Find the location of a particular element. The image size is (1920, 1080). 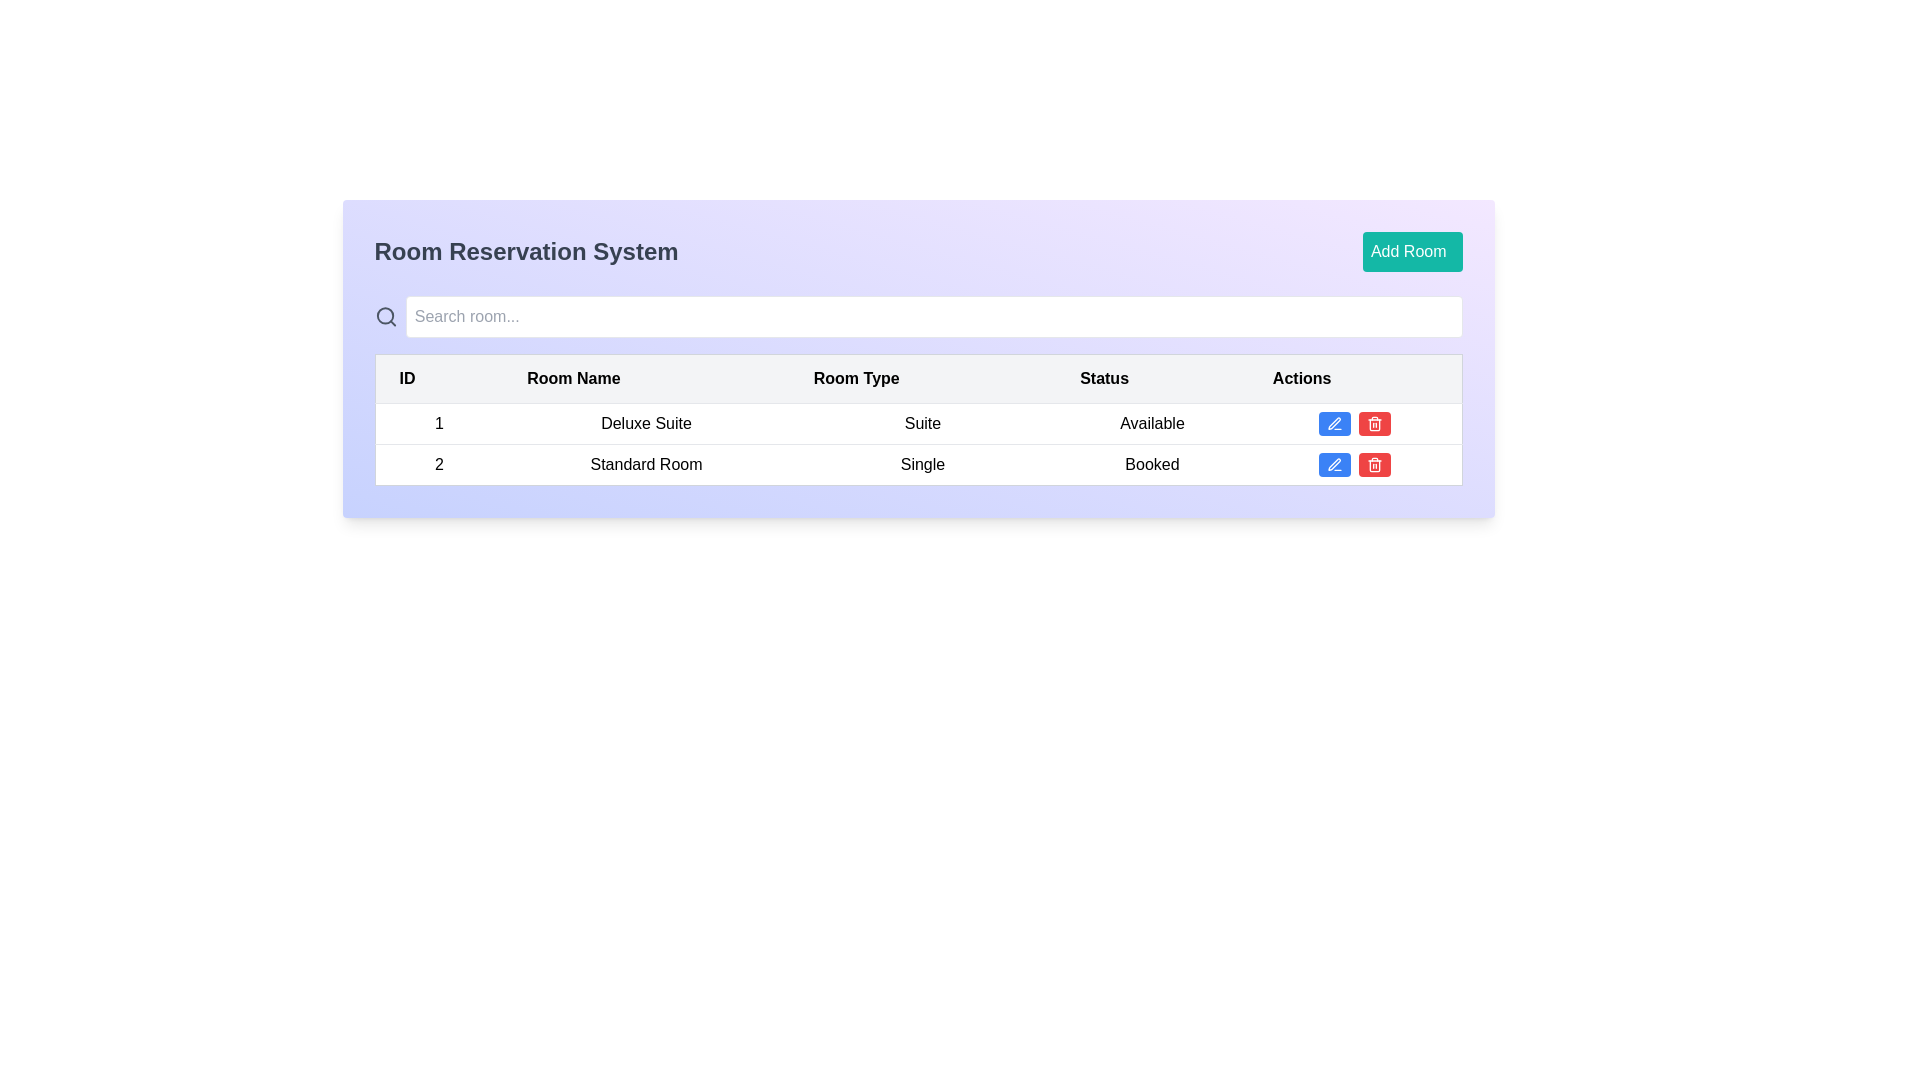

the second row of the table that represents details about a room, including its ID, type, and status to interact with it is located at coordinates (917, 465).